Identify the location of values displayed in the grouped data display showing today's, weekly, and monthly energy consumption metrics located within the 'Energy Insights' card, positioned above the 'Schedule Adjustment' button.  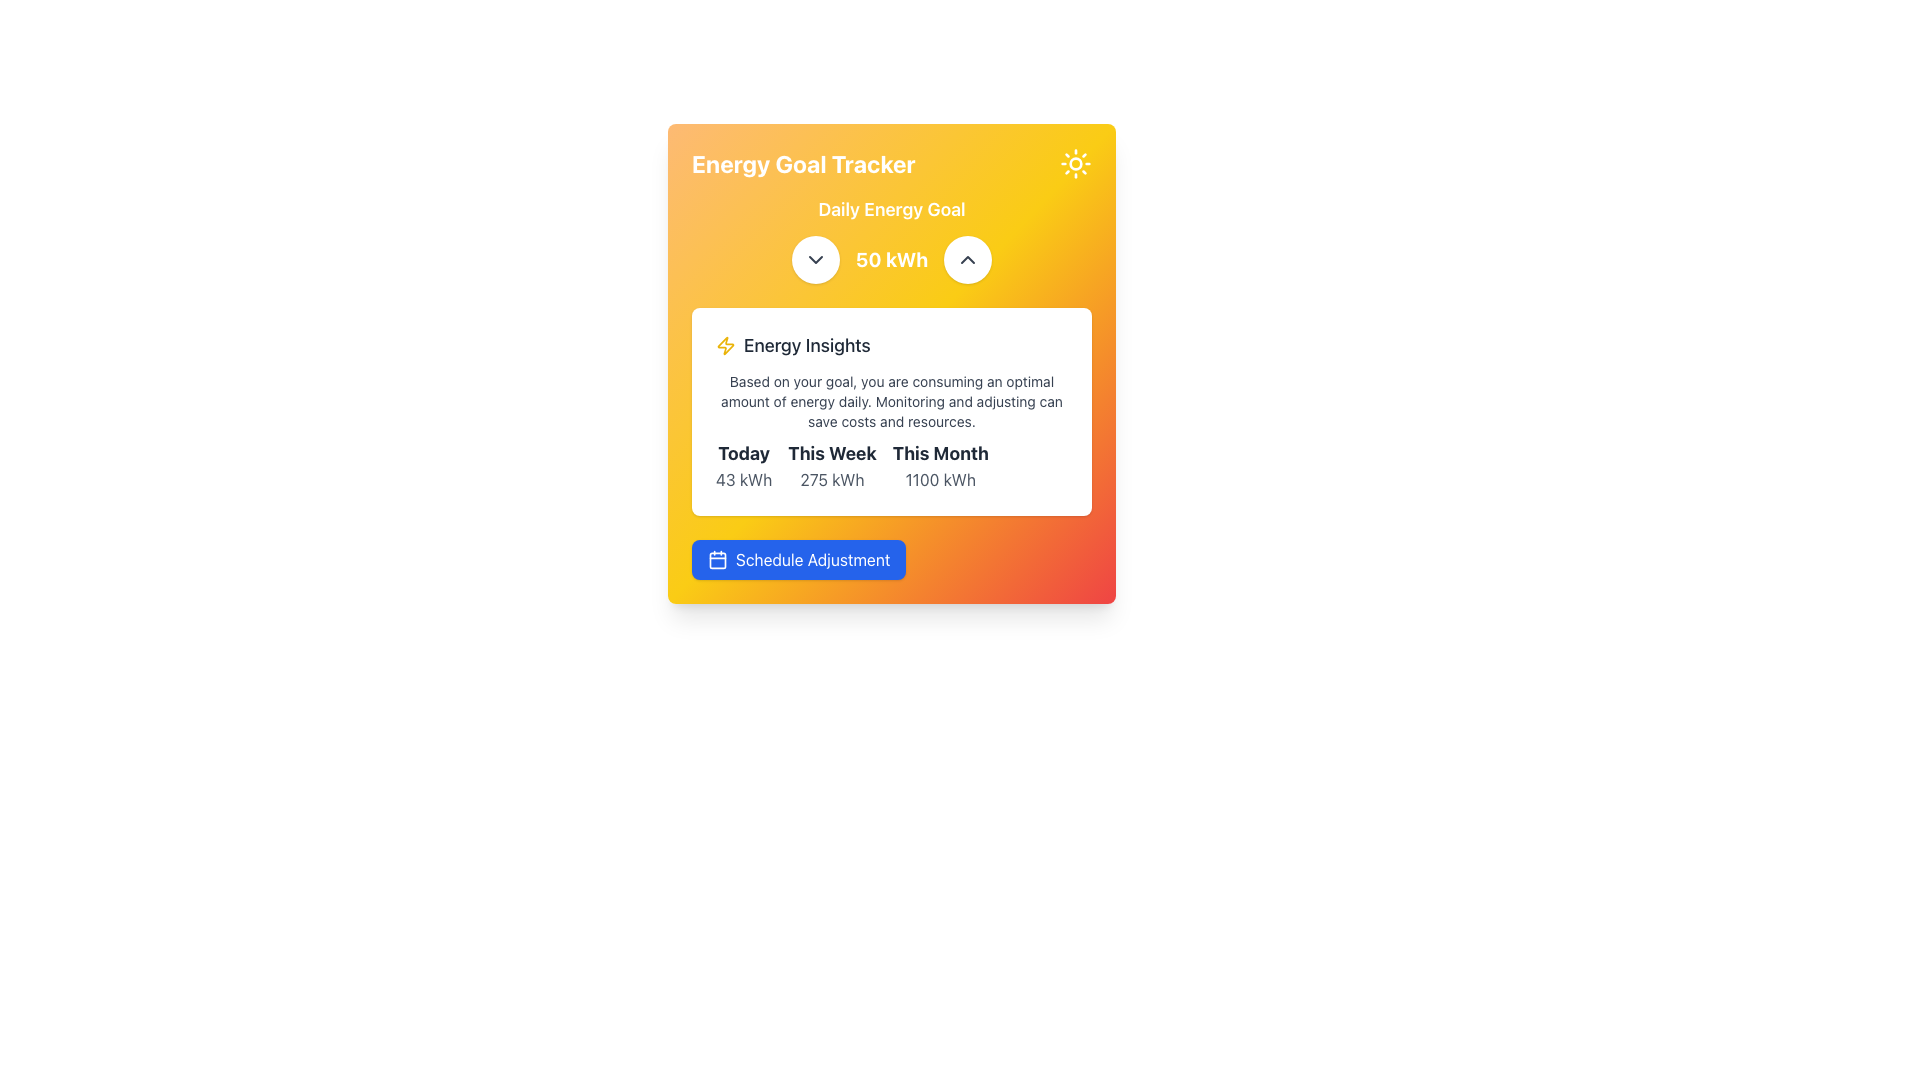
(891, 466).